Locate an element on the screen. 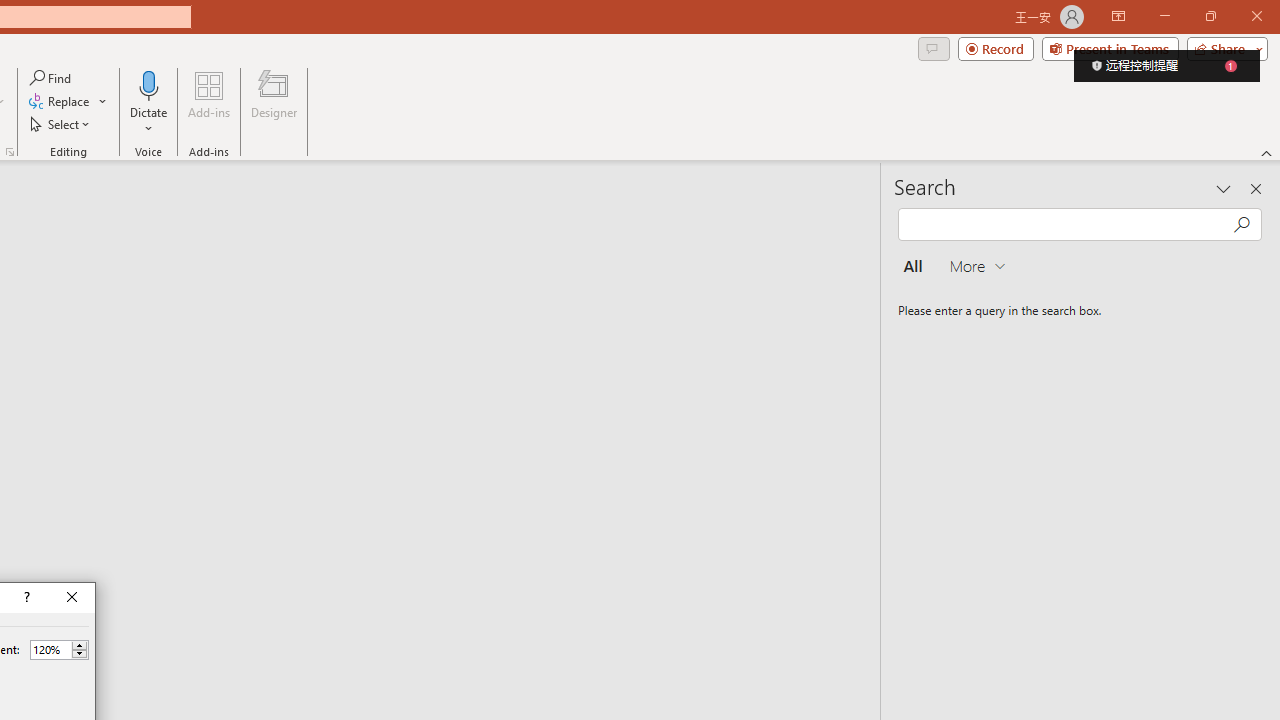 The height and width of the screenshot is (720, 1280). 'Designer' is located at coordinates (273, 103).